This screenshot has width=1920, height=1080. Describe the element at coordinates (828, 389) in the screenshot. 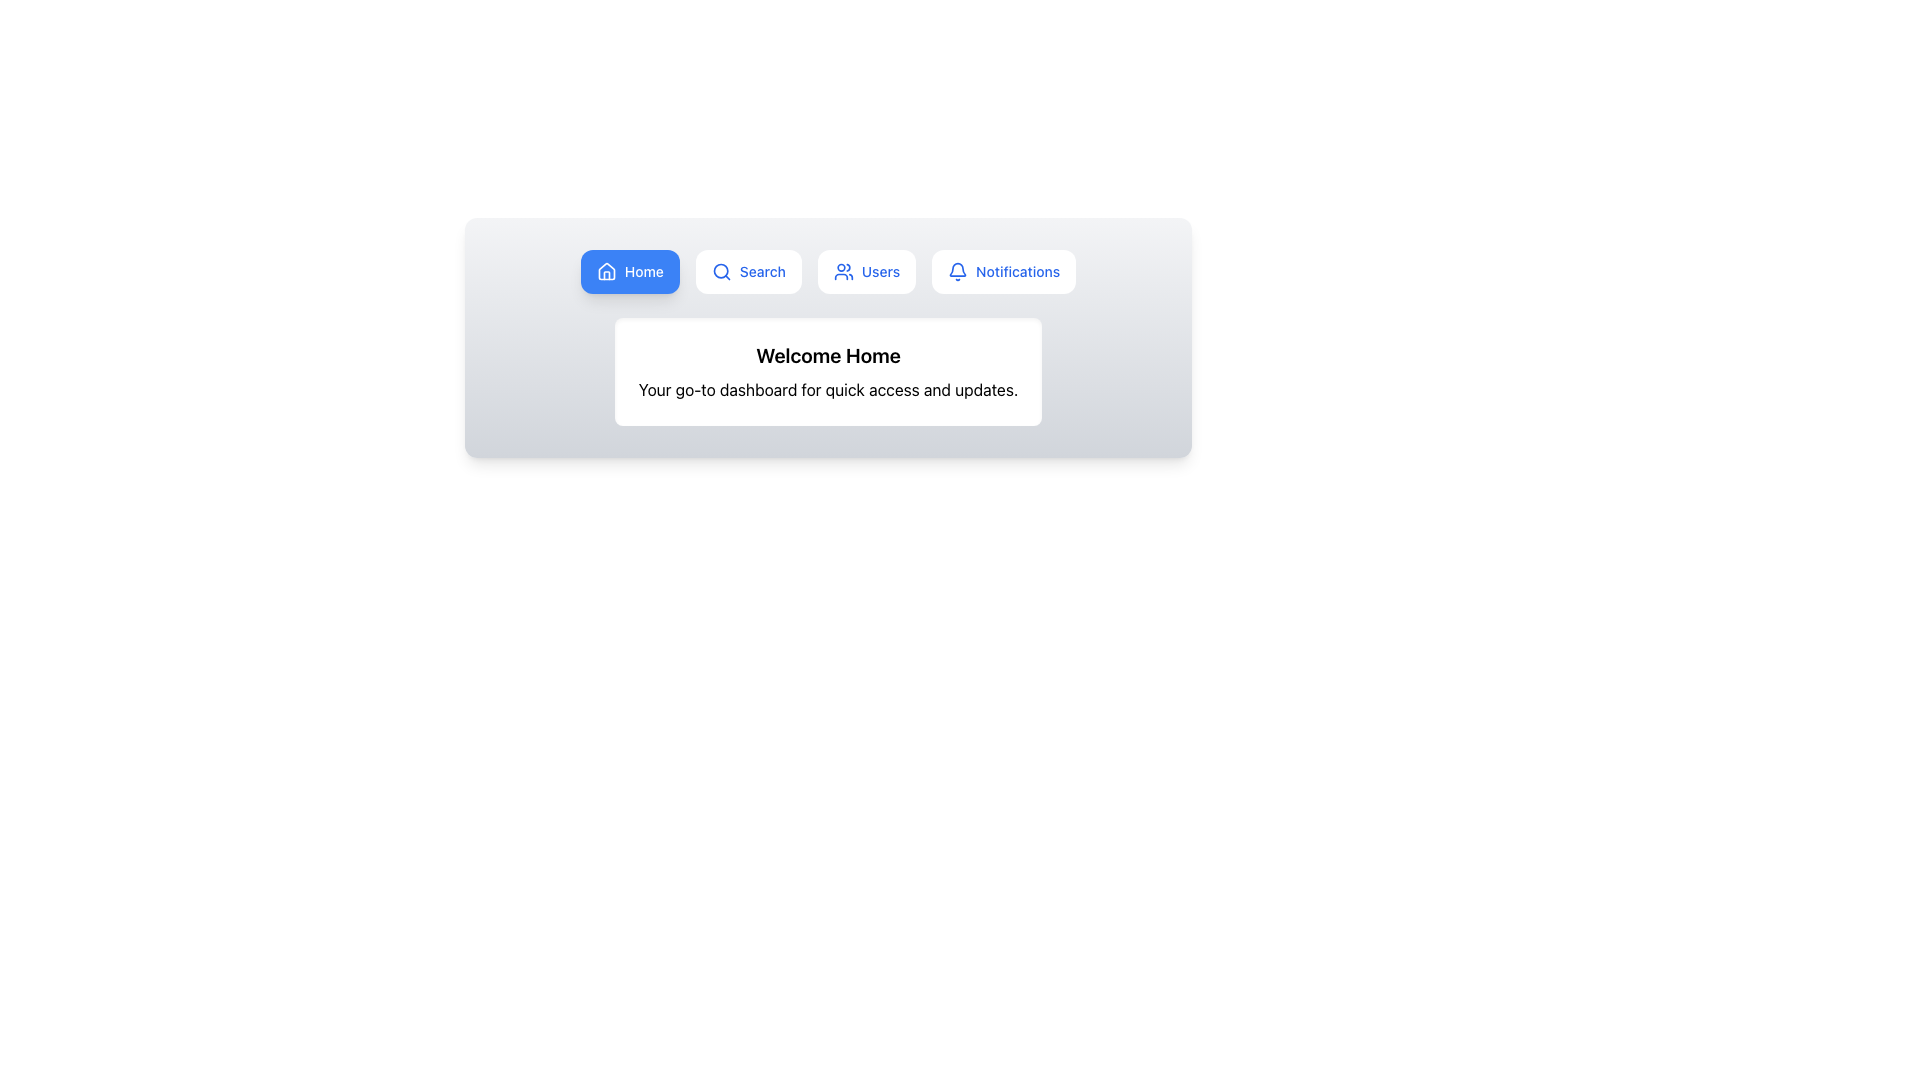

I see `text displayed in the text block that says 'Your go-to dashboard for quick access and updates.' located below the 'Welcome Home' heading` at that location.